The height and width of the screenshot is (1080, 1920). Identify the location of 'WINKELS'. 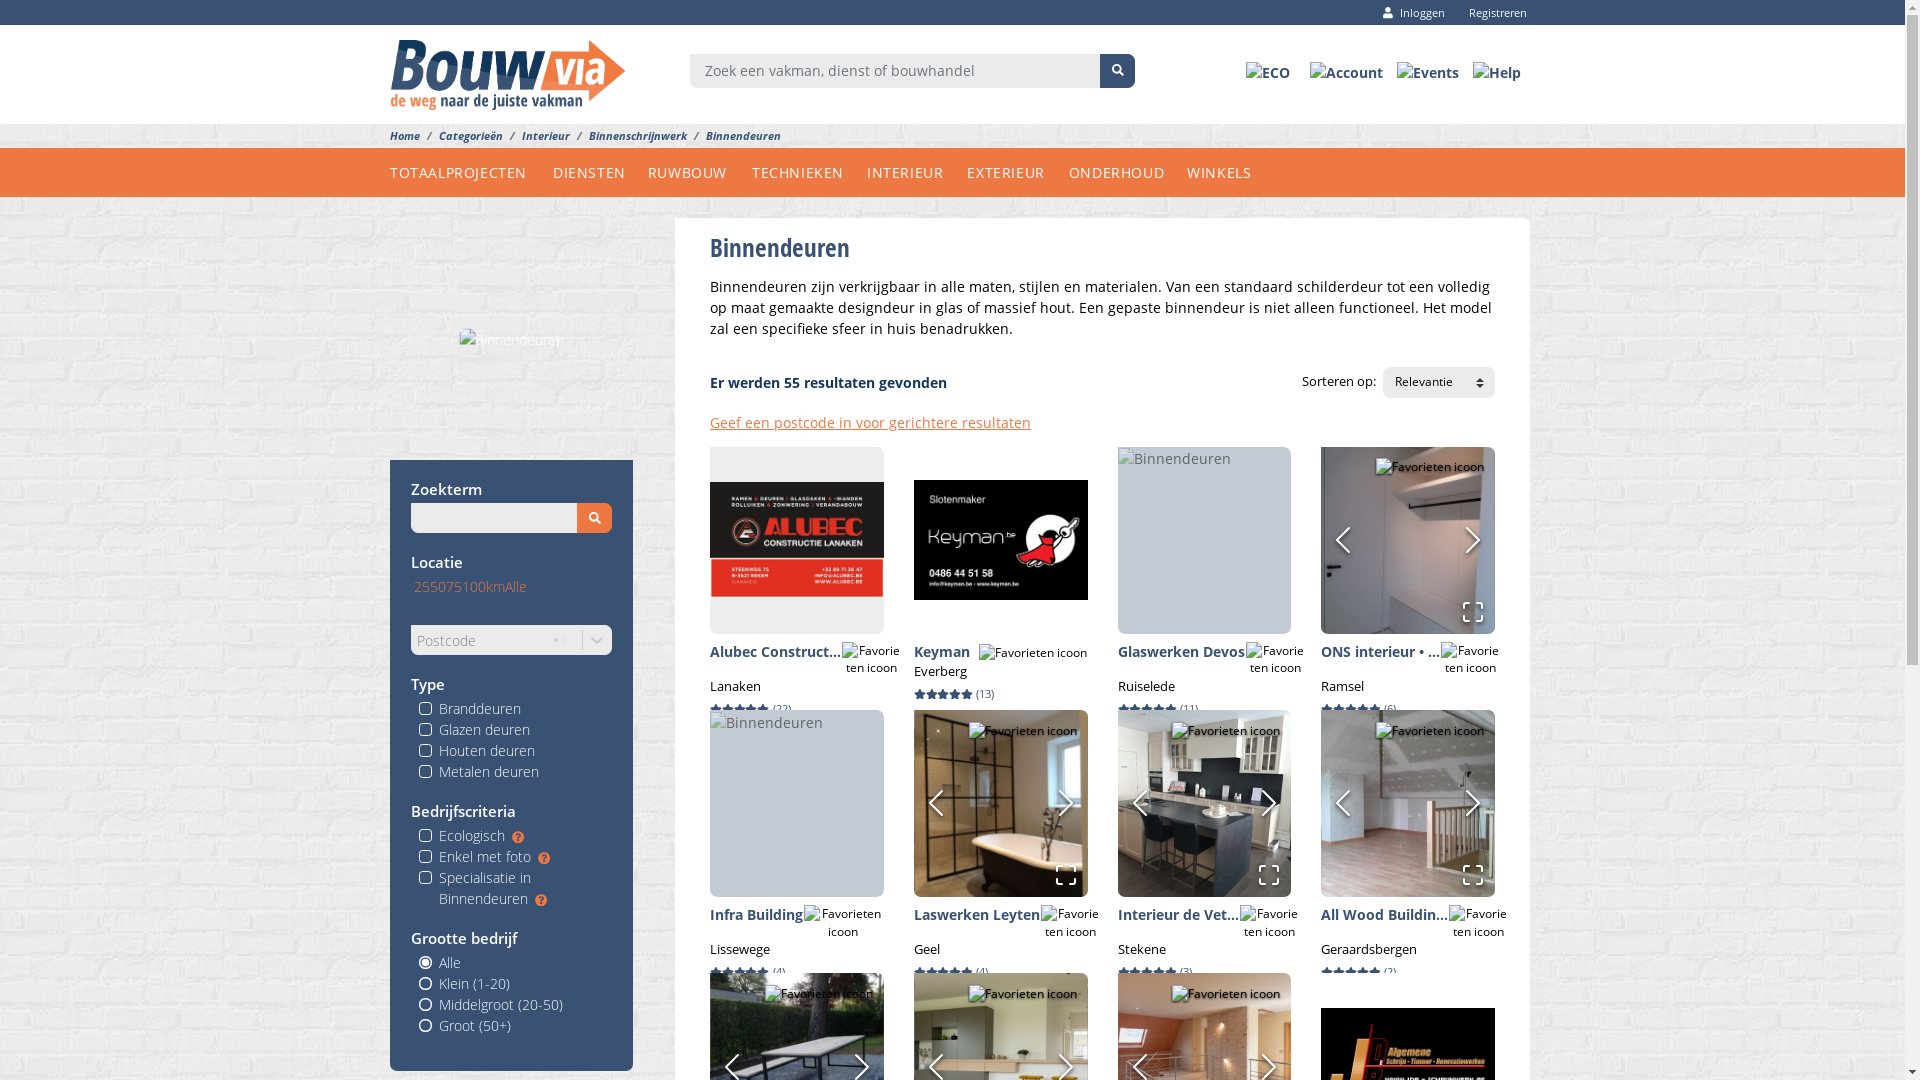
(1229, 171).